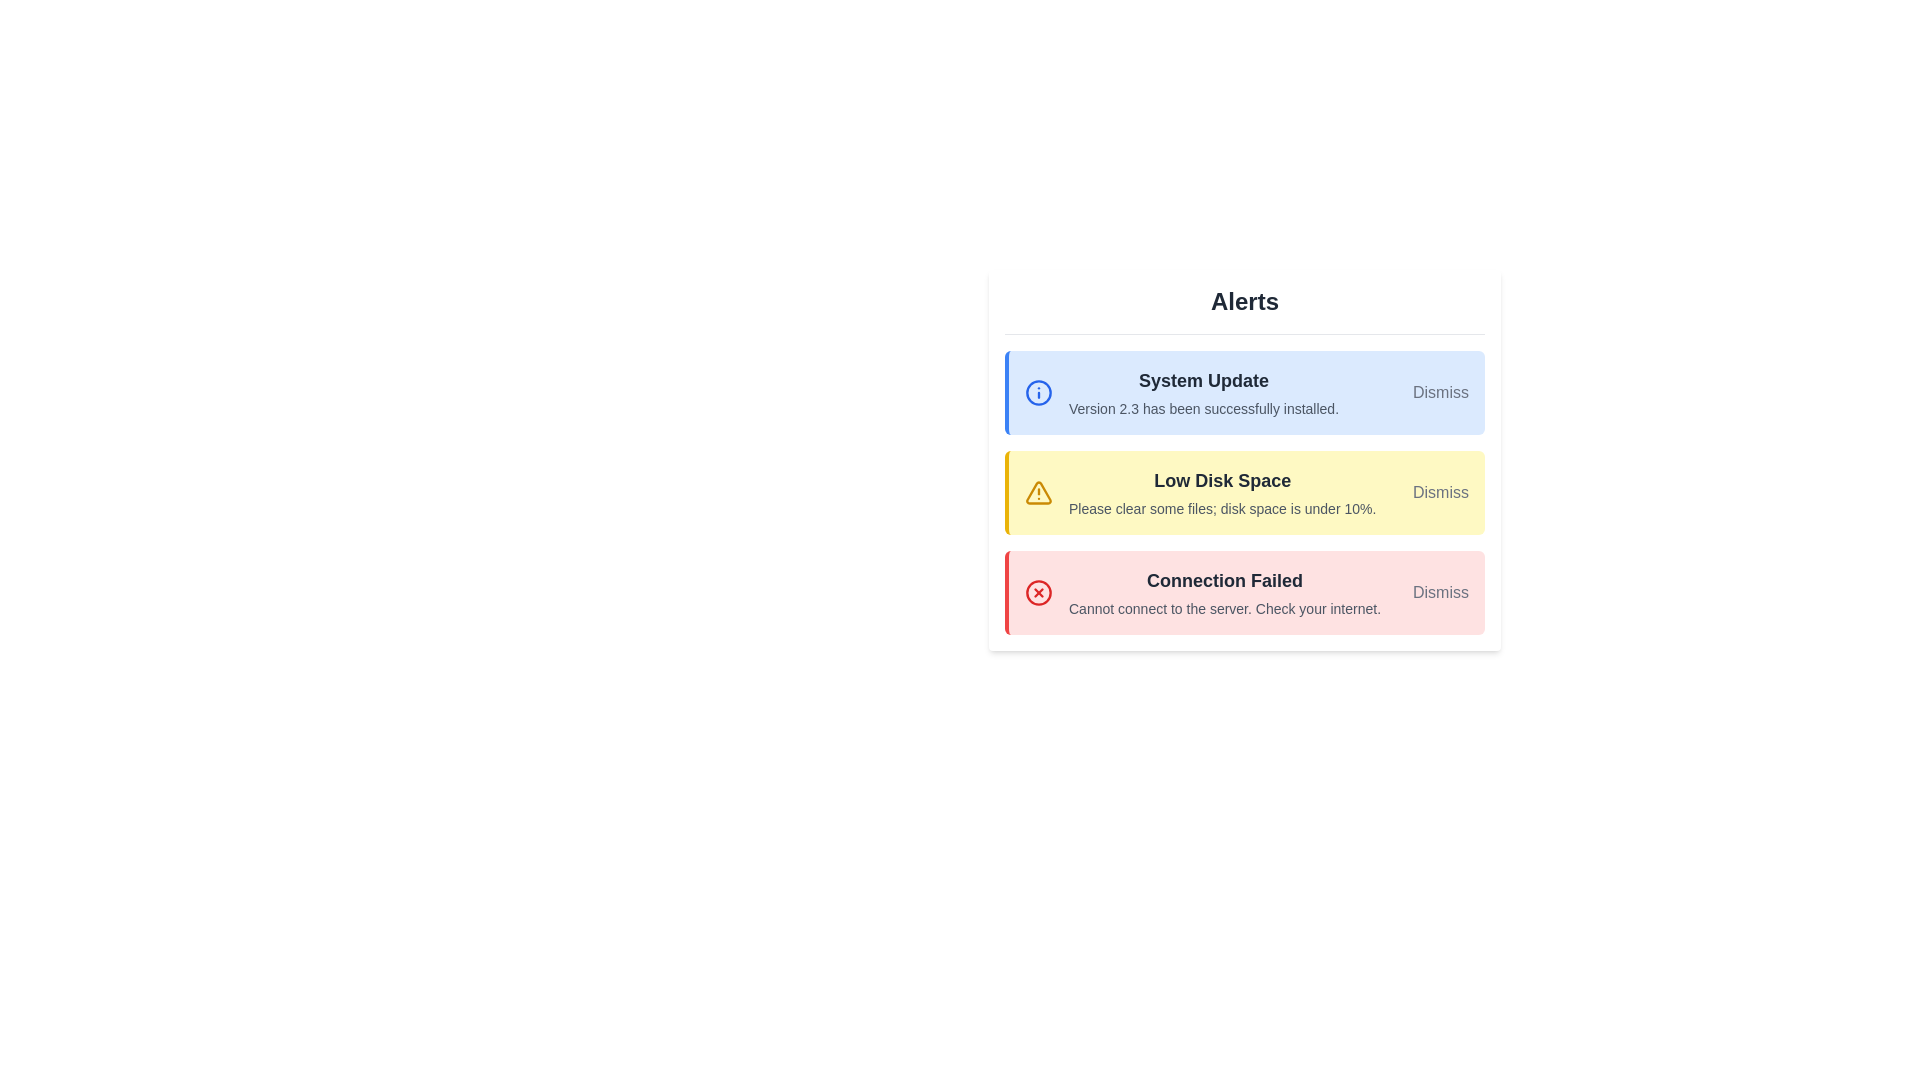 Image resolution: width=1920 pixels, height=1080 pixels. Describe the element at coordinates (1038, 493) in the screenshot. I see `the warning icon indicating low disk space alert, which is located in the yellow section of the alerts panel, to the left of the title 'Low Disk Space'` at that location.